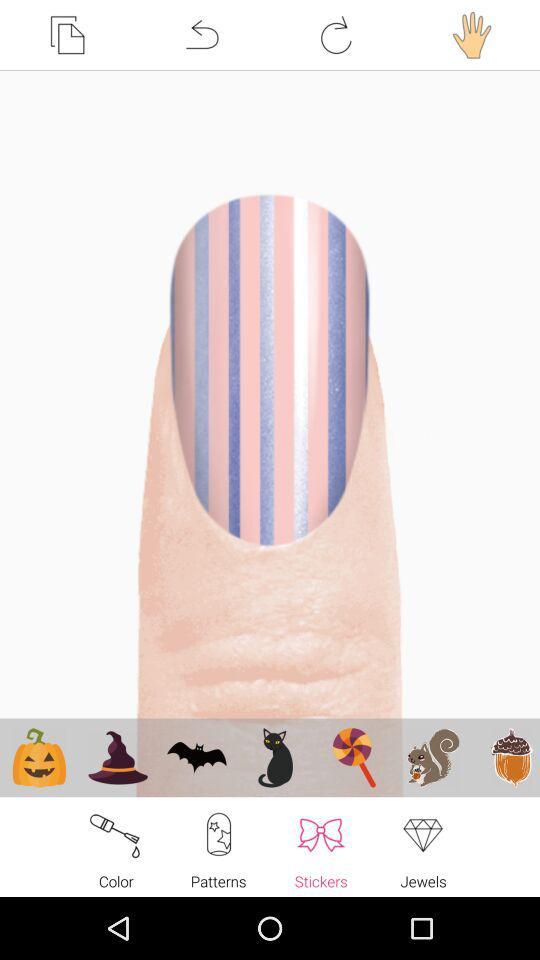 The image size is (540, 960). Describe the element at coordinates (432, 756) in the screenshot. I see `the 2nd clip art from right` at that location.